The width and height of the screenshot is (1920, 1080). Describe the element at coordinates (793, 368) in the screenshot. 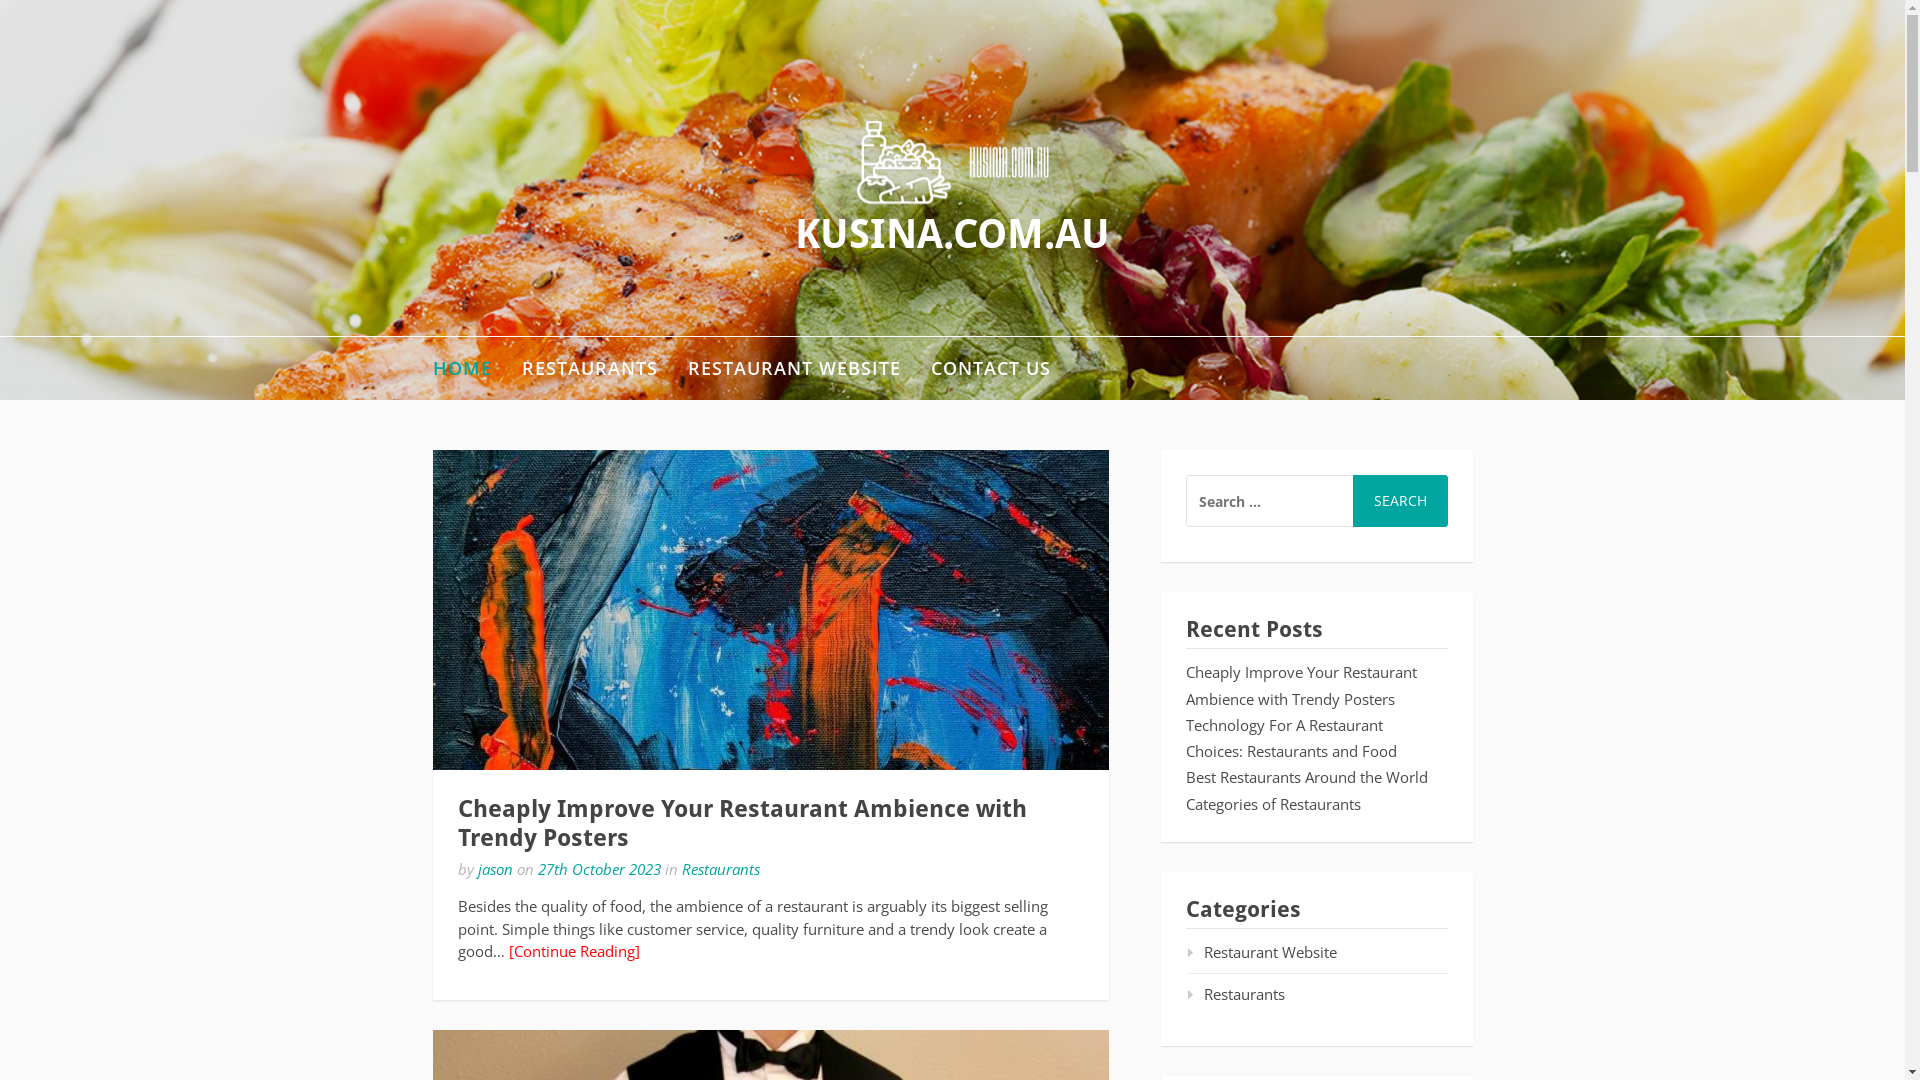

I see `'RESTAURANT WEBSITE'` at that location.